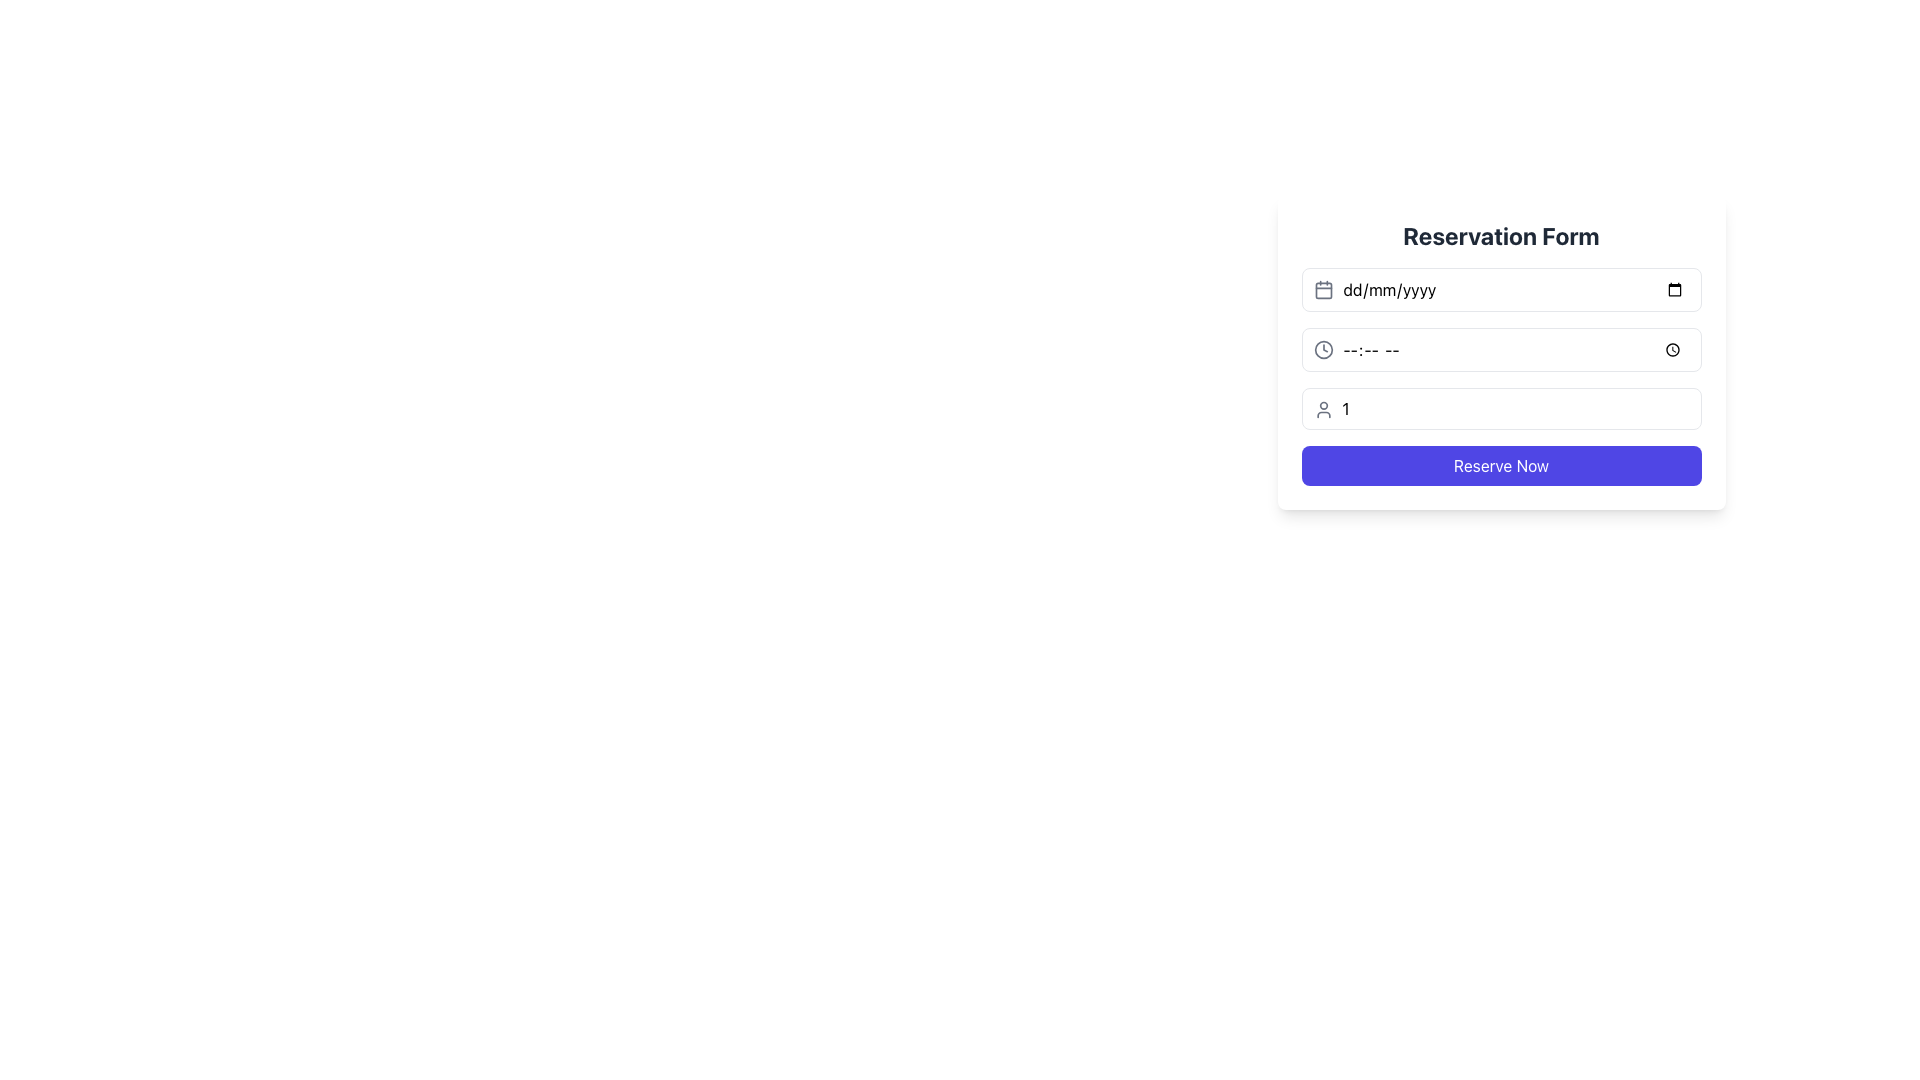 Image resolution: width=1920 pixels, height=1080 pixels. What do you see at coordinates (1323, 408) in the screenshot?
I see `the user icon SVG graphic in outline style, which is gray and serves as a decorative component for the input field labeled '1' in the reservation form interface` at bounding box center [1323, 408].